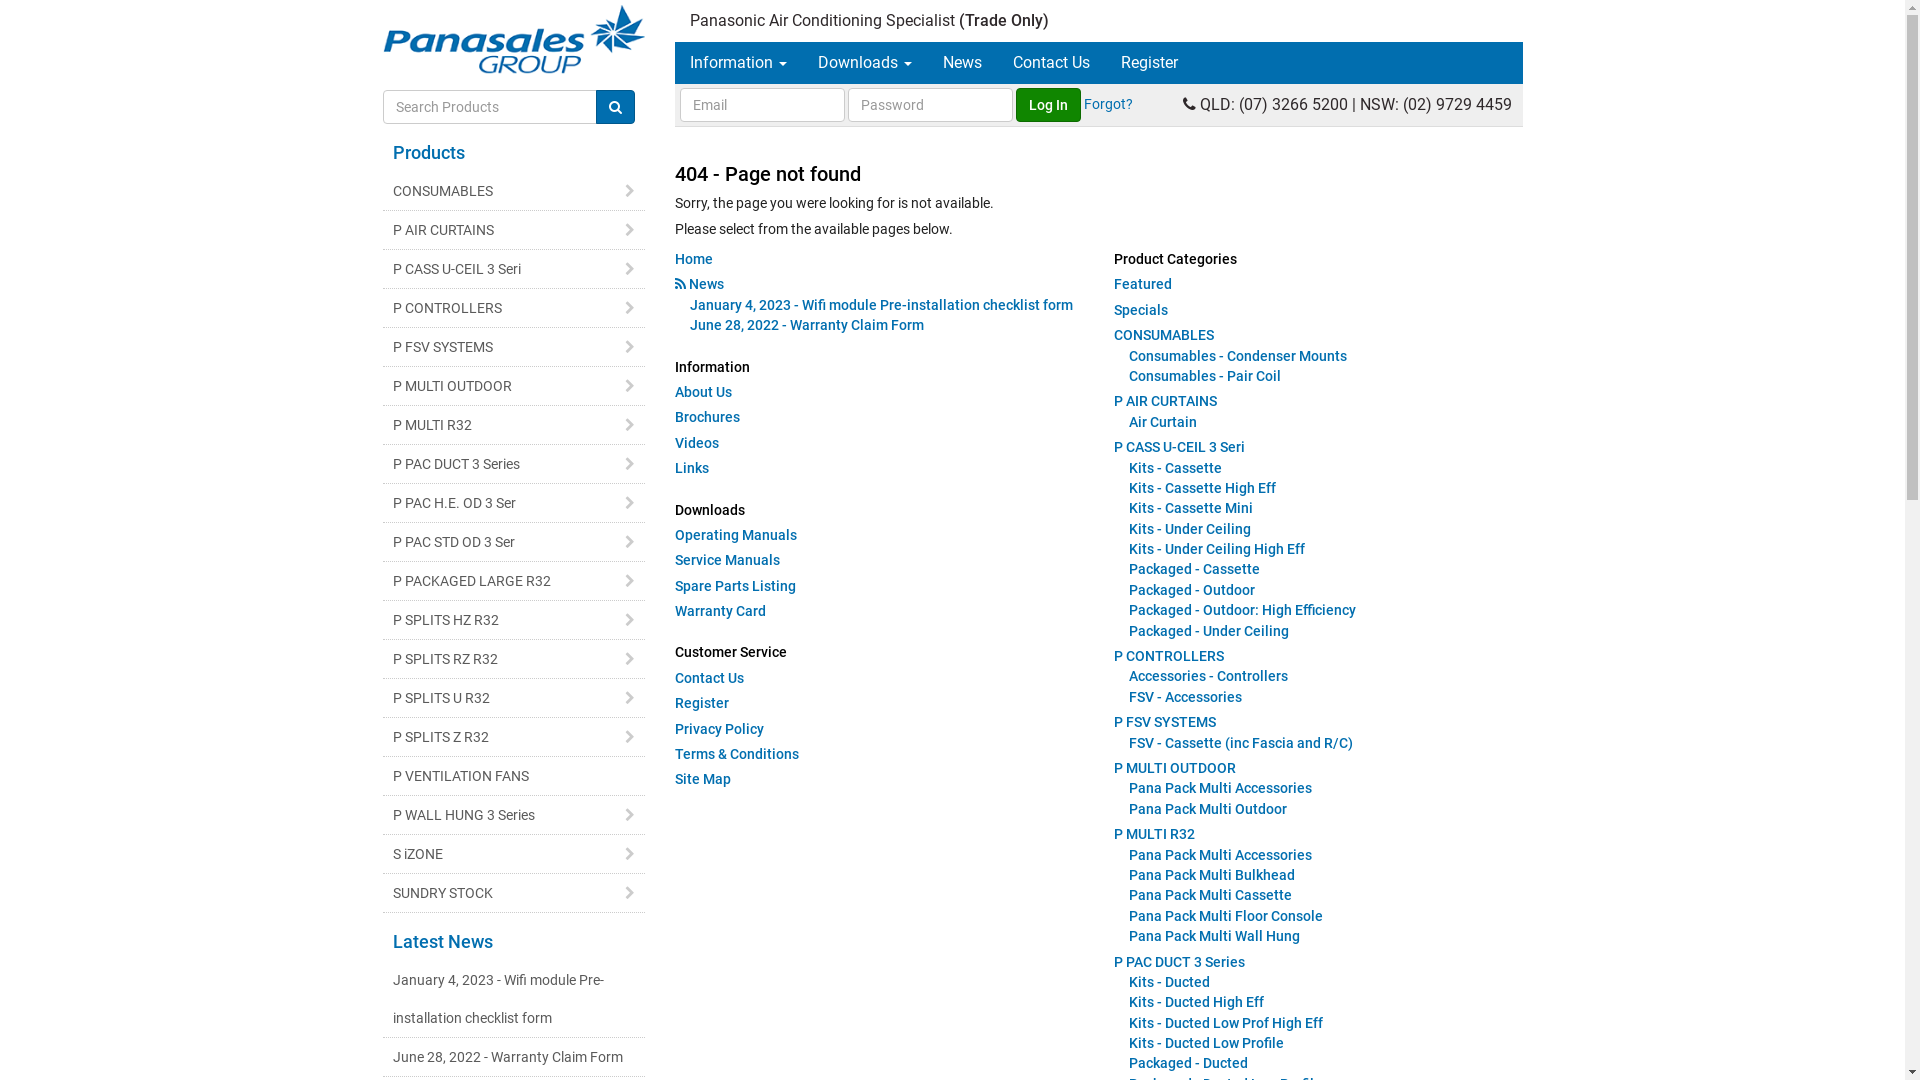 The height and width of the screenshot is (1080, 1920). What do you see at coordinates (1240, 743) in the screenshot?
I see `'FSV - Cassette (inc Fascia and R/C)'` at bounding box center [1240, 743].